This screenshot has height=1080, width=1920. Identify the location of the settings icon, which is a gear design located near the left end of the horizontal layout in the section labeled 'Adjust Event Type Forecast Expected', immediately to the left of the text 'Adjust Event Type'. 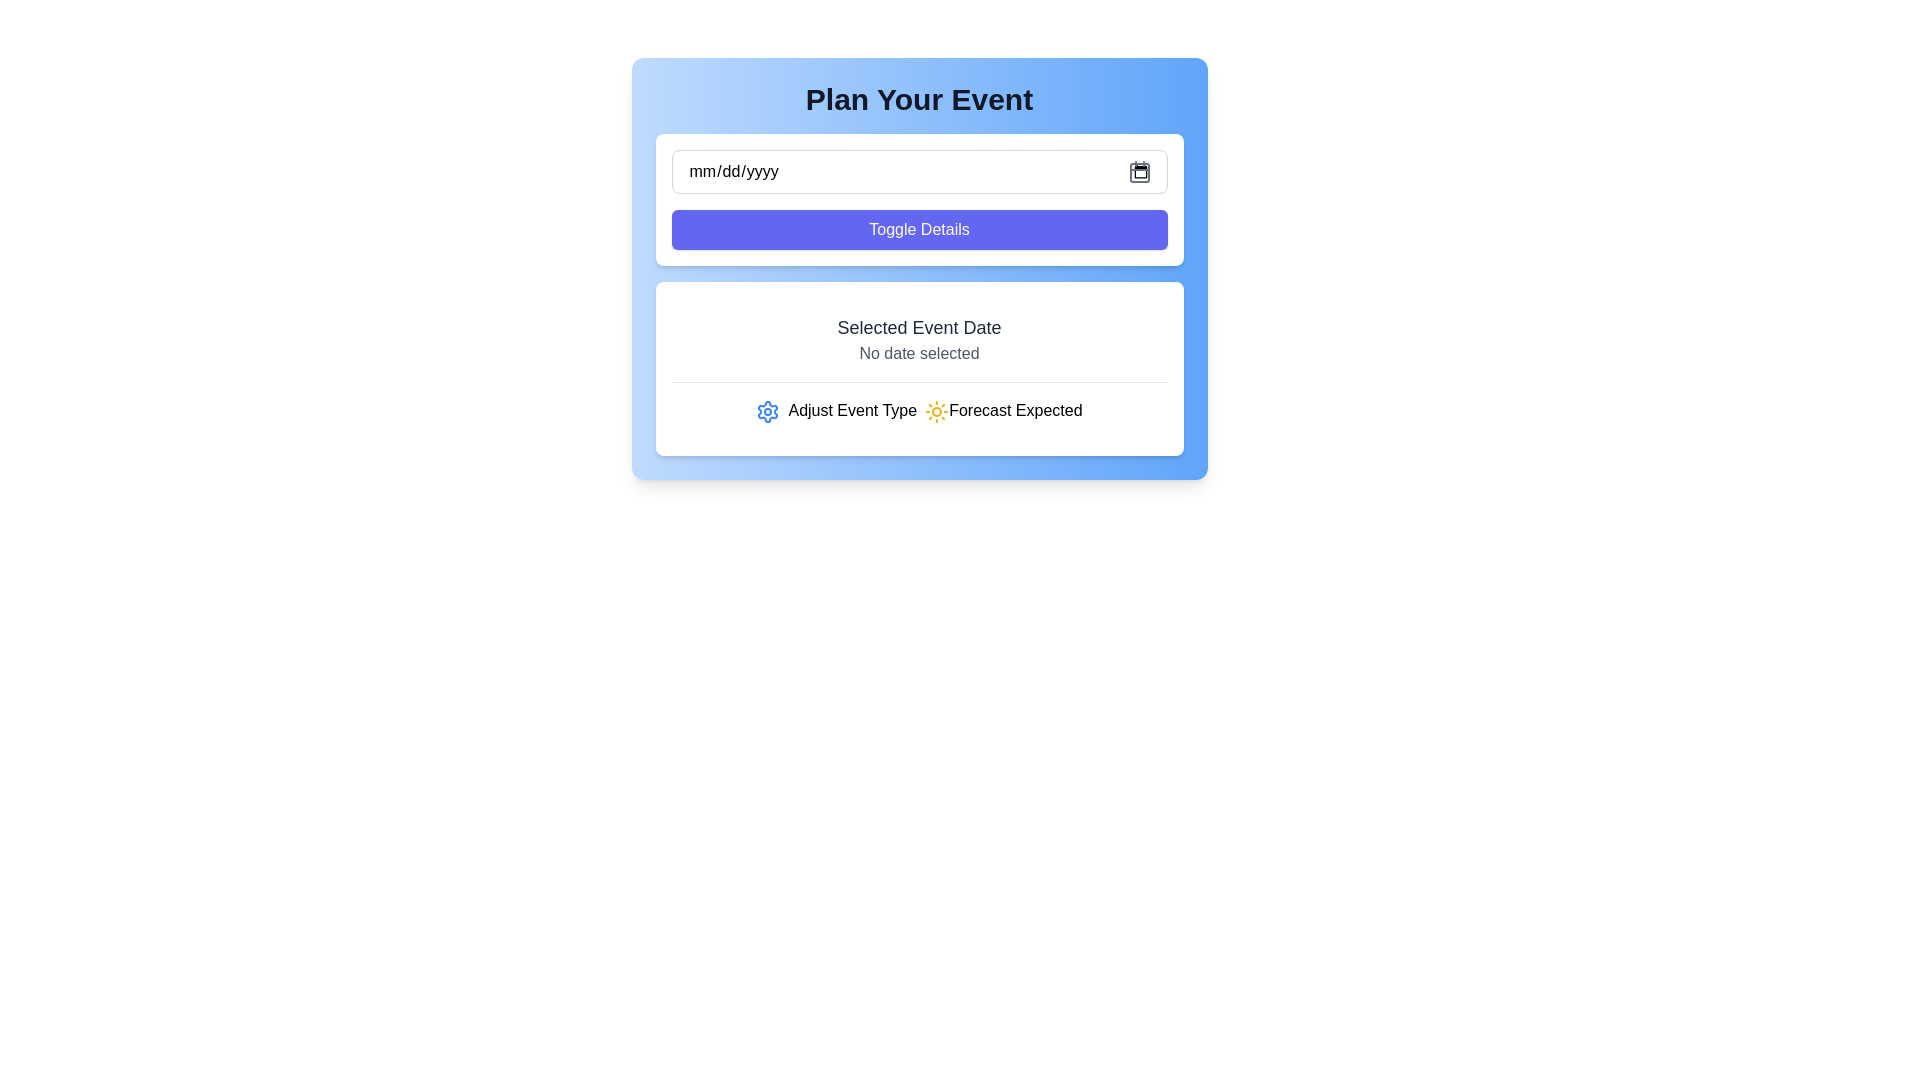
(767, 410).